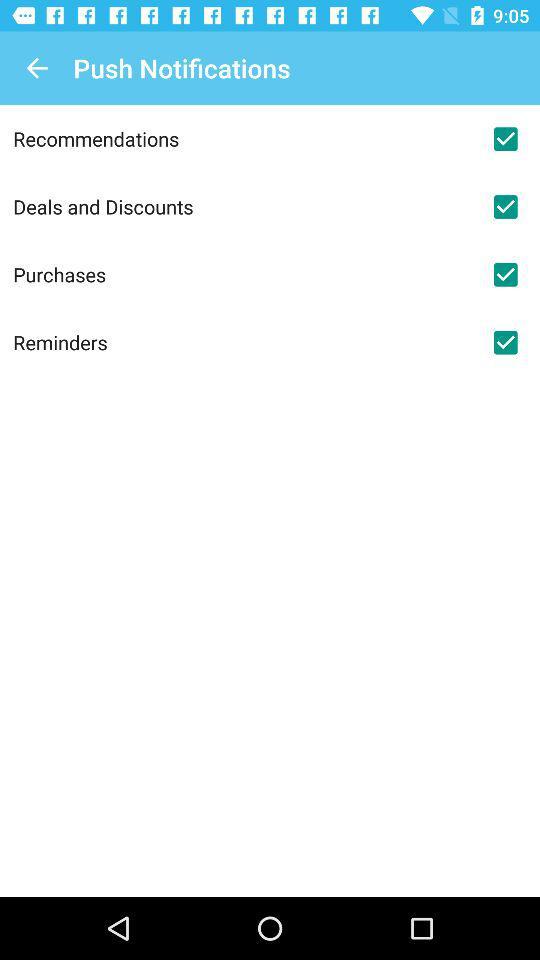  Describe the element at coordinates (242, 137) in the screenshot. I see `the item above the deals and discounts` at that location.